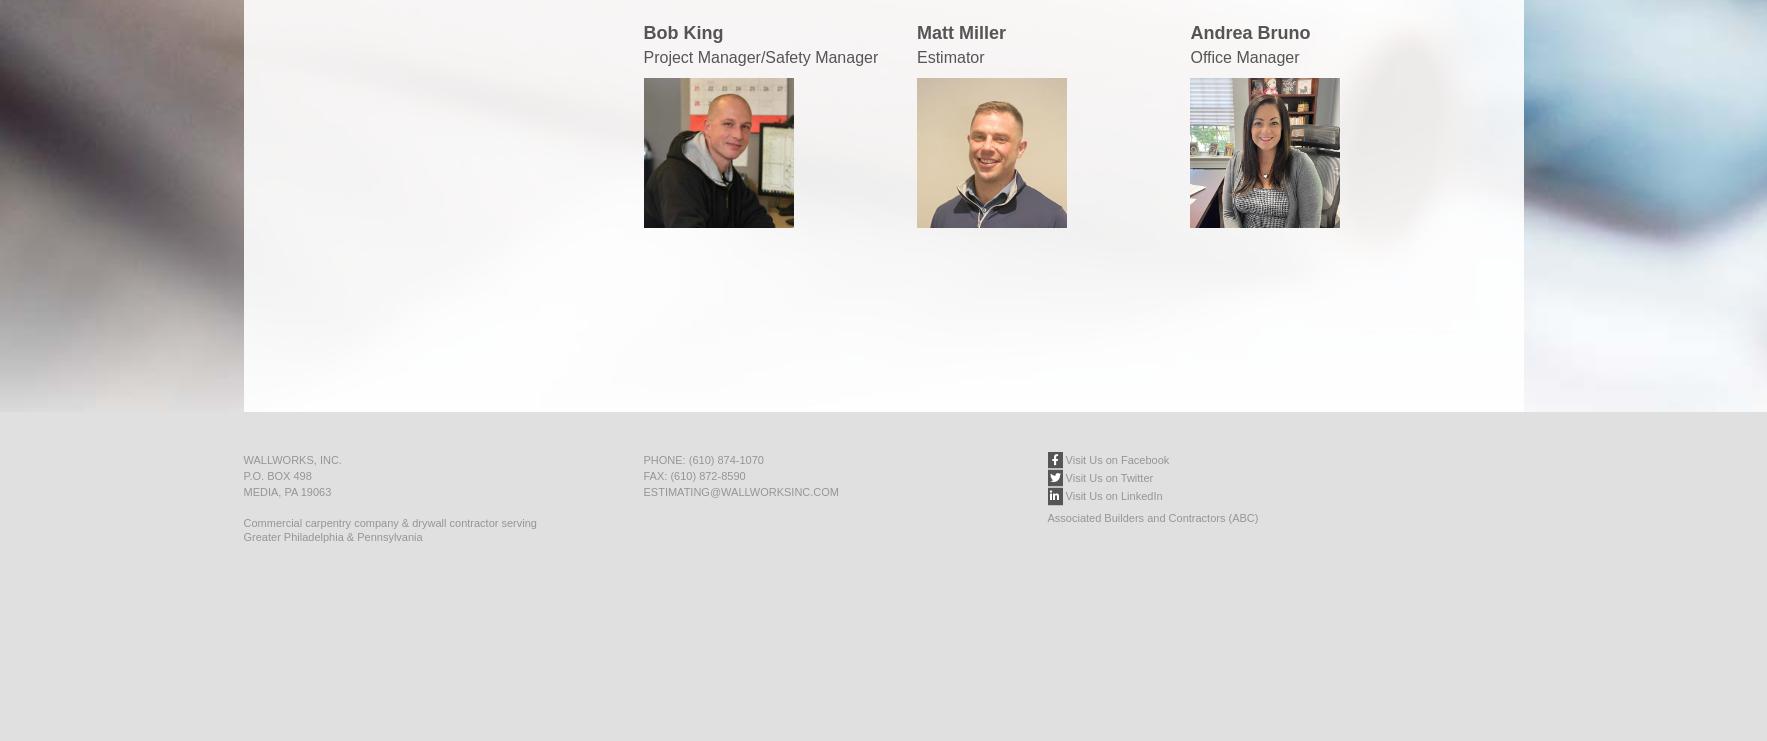 Image resolution: width=1767 pixels, height=741 pixels. Describe the element at coordinates (1115, 459) in the screenshot. I see `'Visit Us on Facebook'` at that location.